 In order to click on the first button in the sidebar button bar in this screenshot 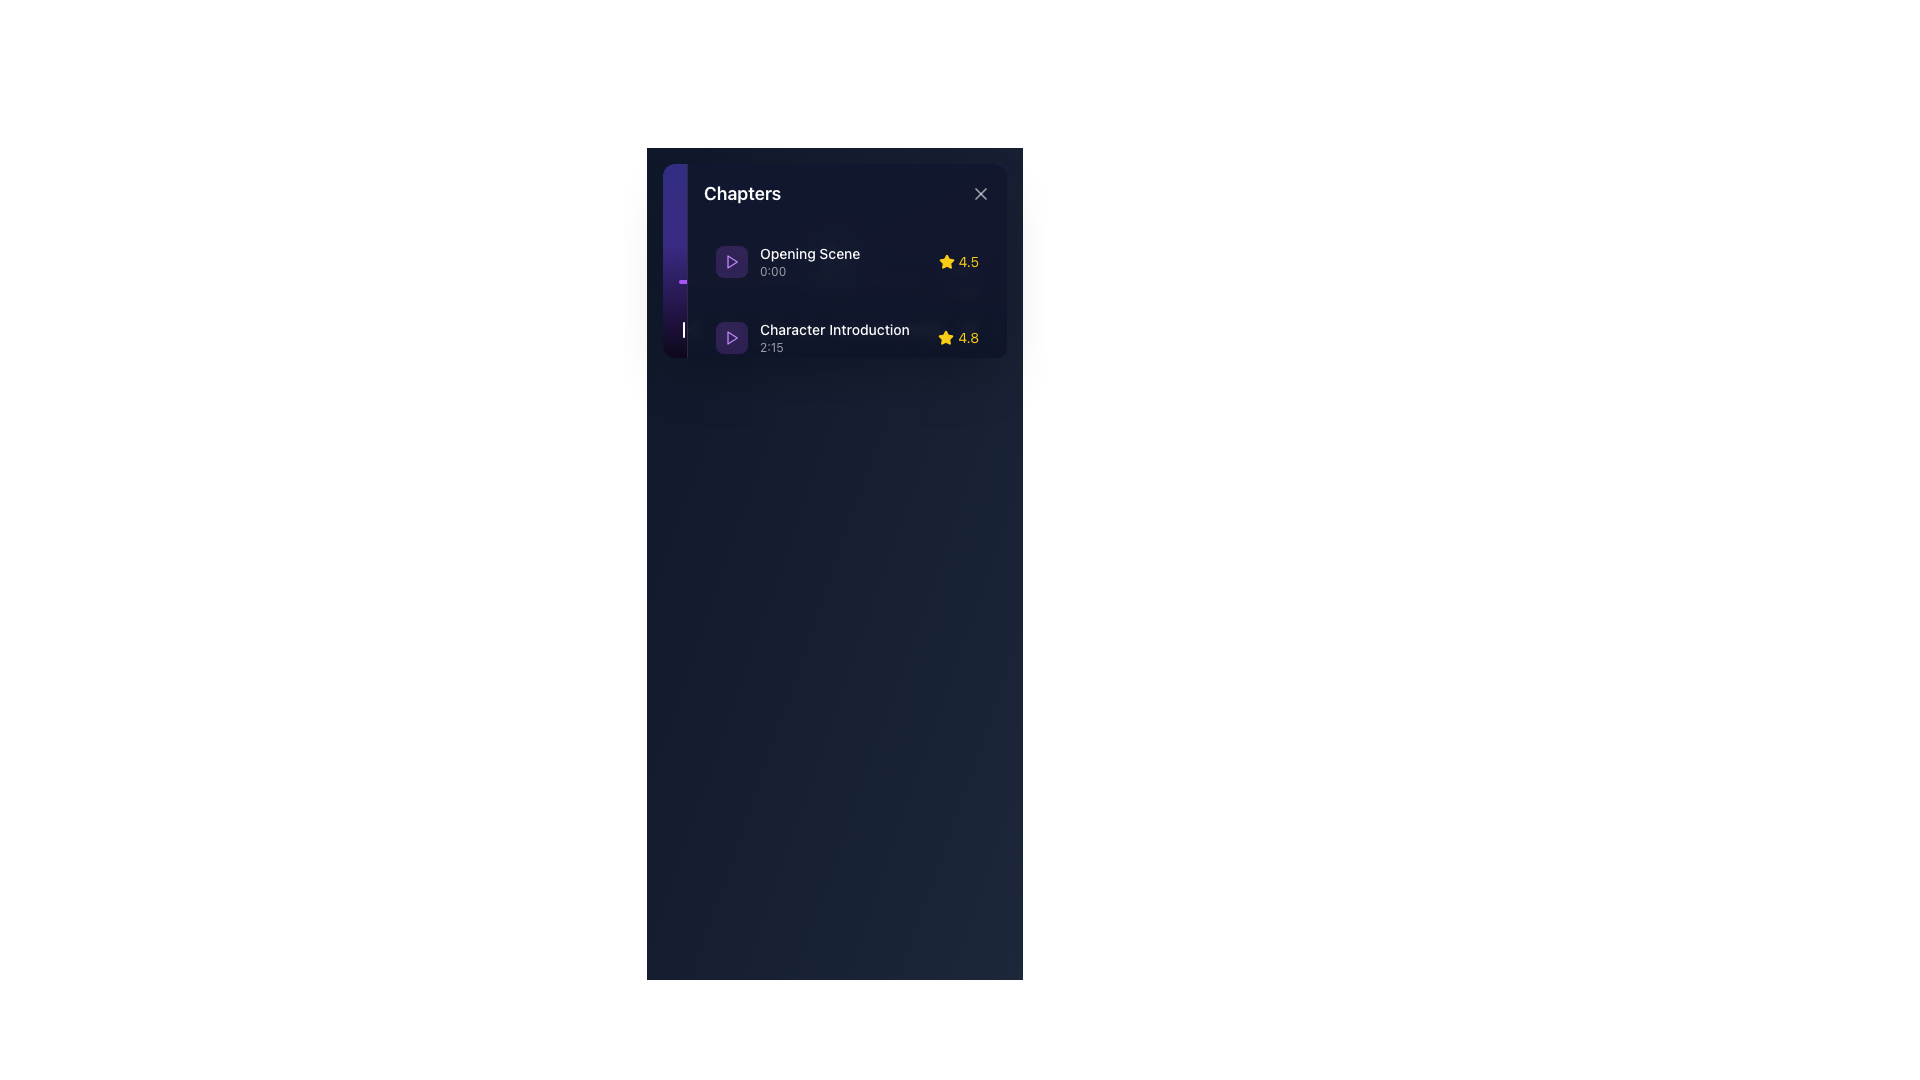, I will do `click(691, 328)`.